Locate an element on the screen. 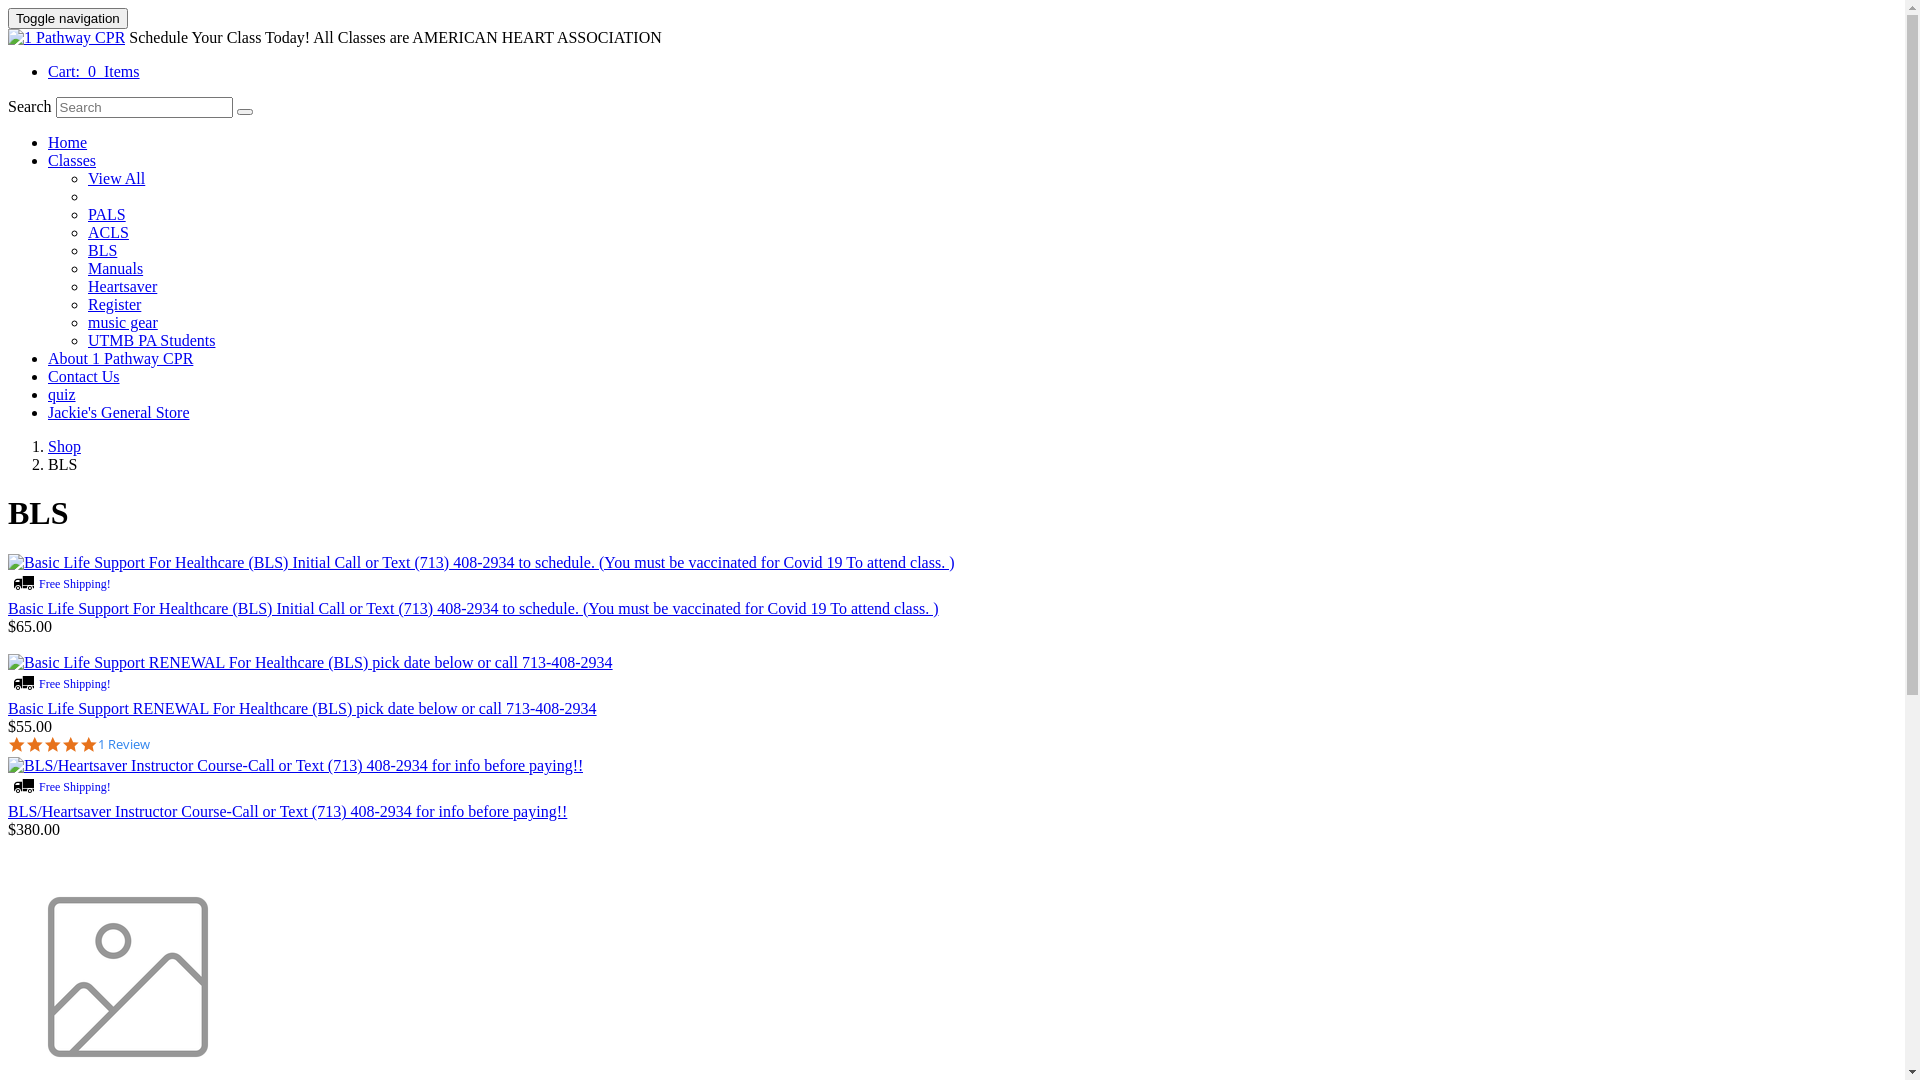 The image size is (1920, 1080). 'Cart:  0  Items' is located at coordinates (93, 70).